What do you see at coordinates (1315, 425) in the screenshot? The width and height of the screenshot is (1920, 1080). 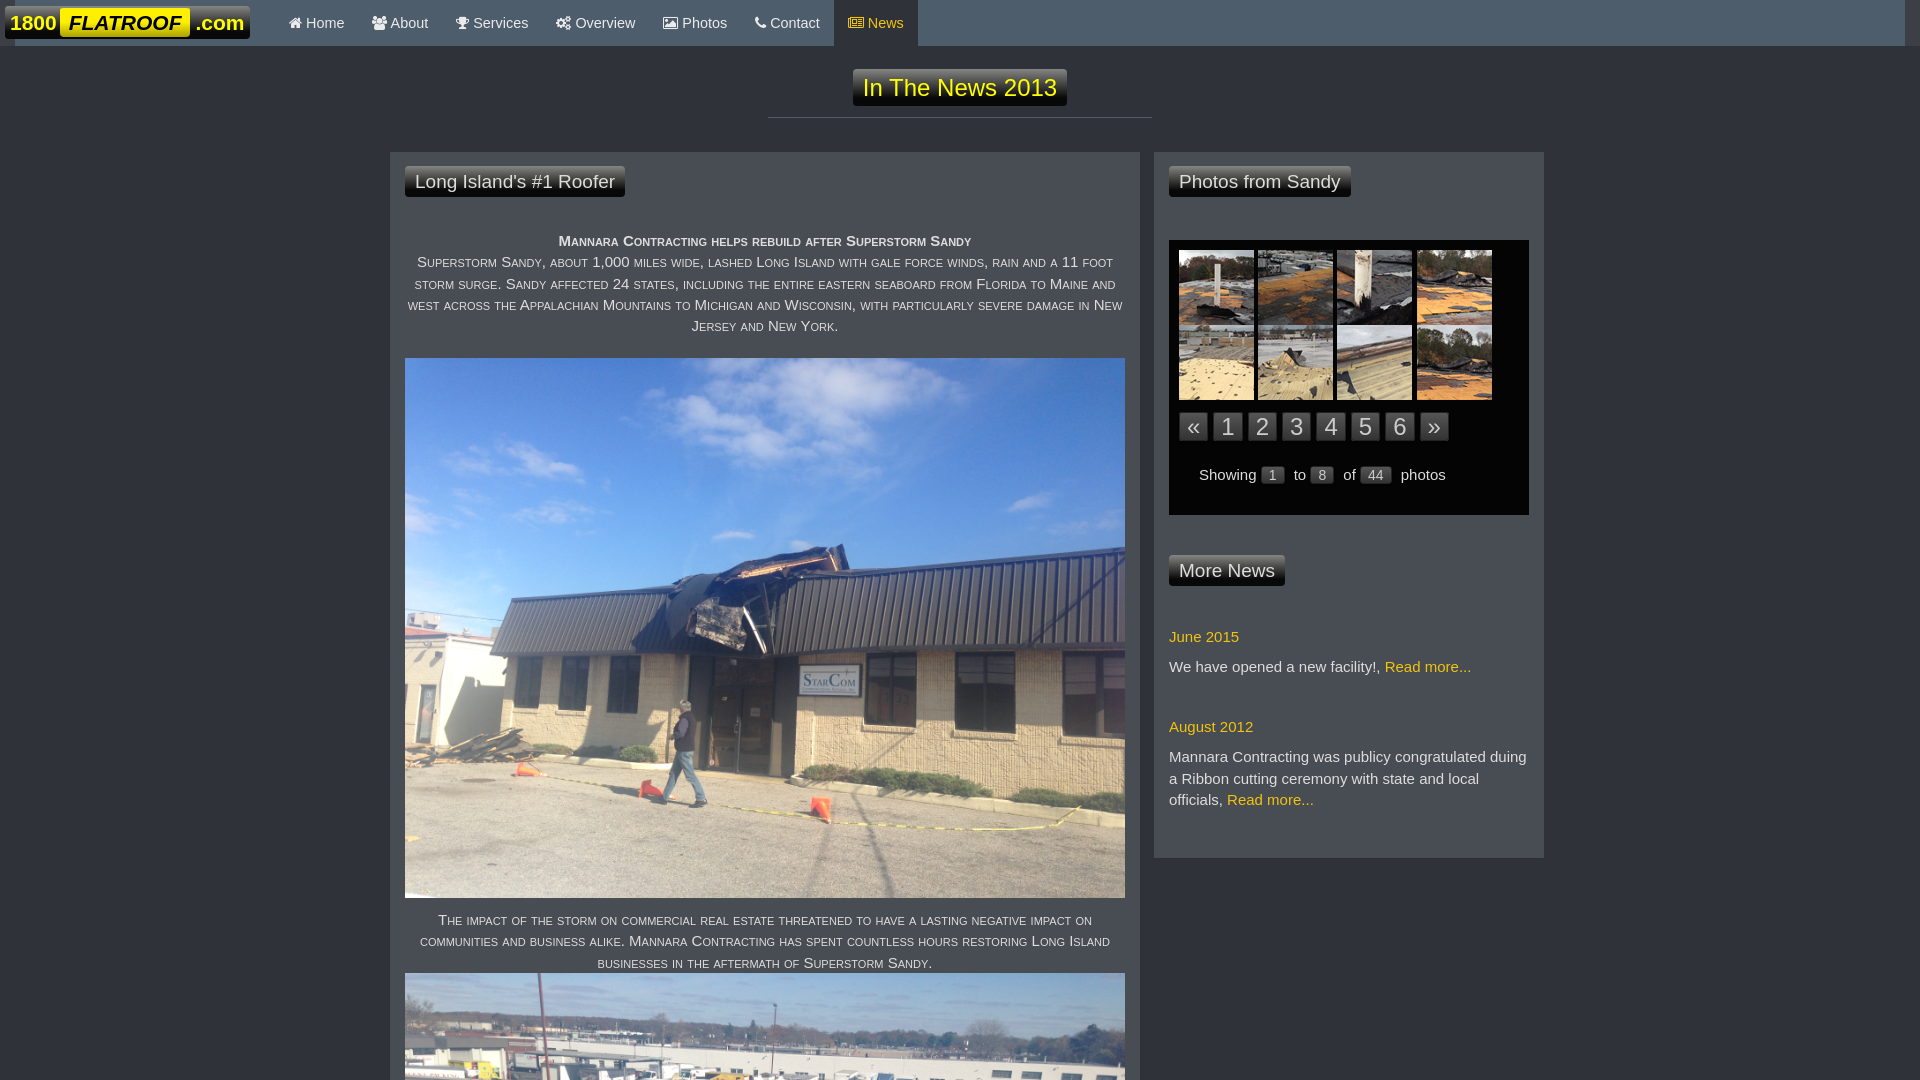 I see `'4'` at bounding box center [1315, 425].